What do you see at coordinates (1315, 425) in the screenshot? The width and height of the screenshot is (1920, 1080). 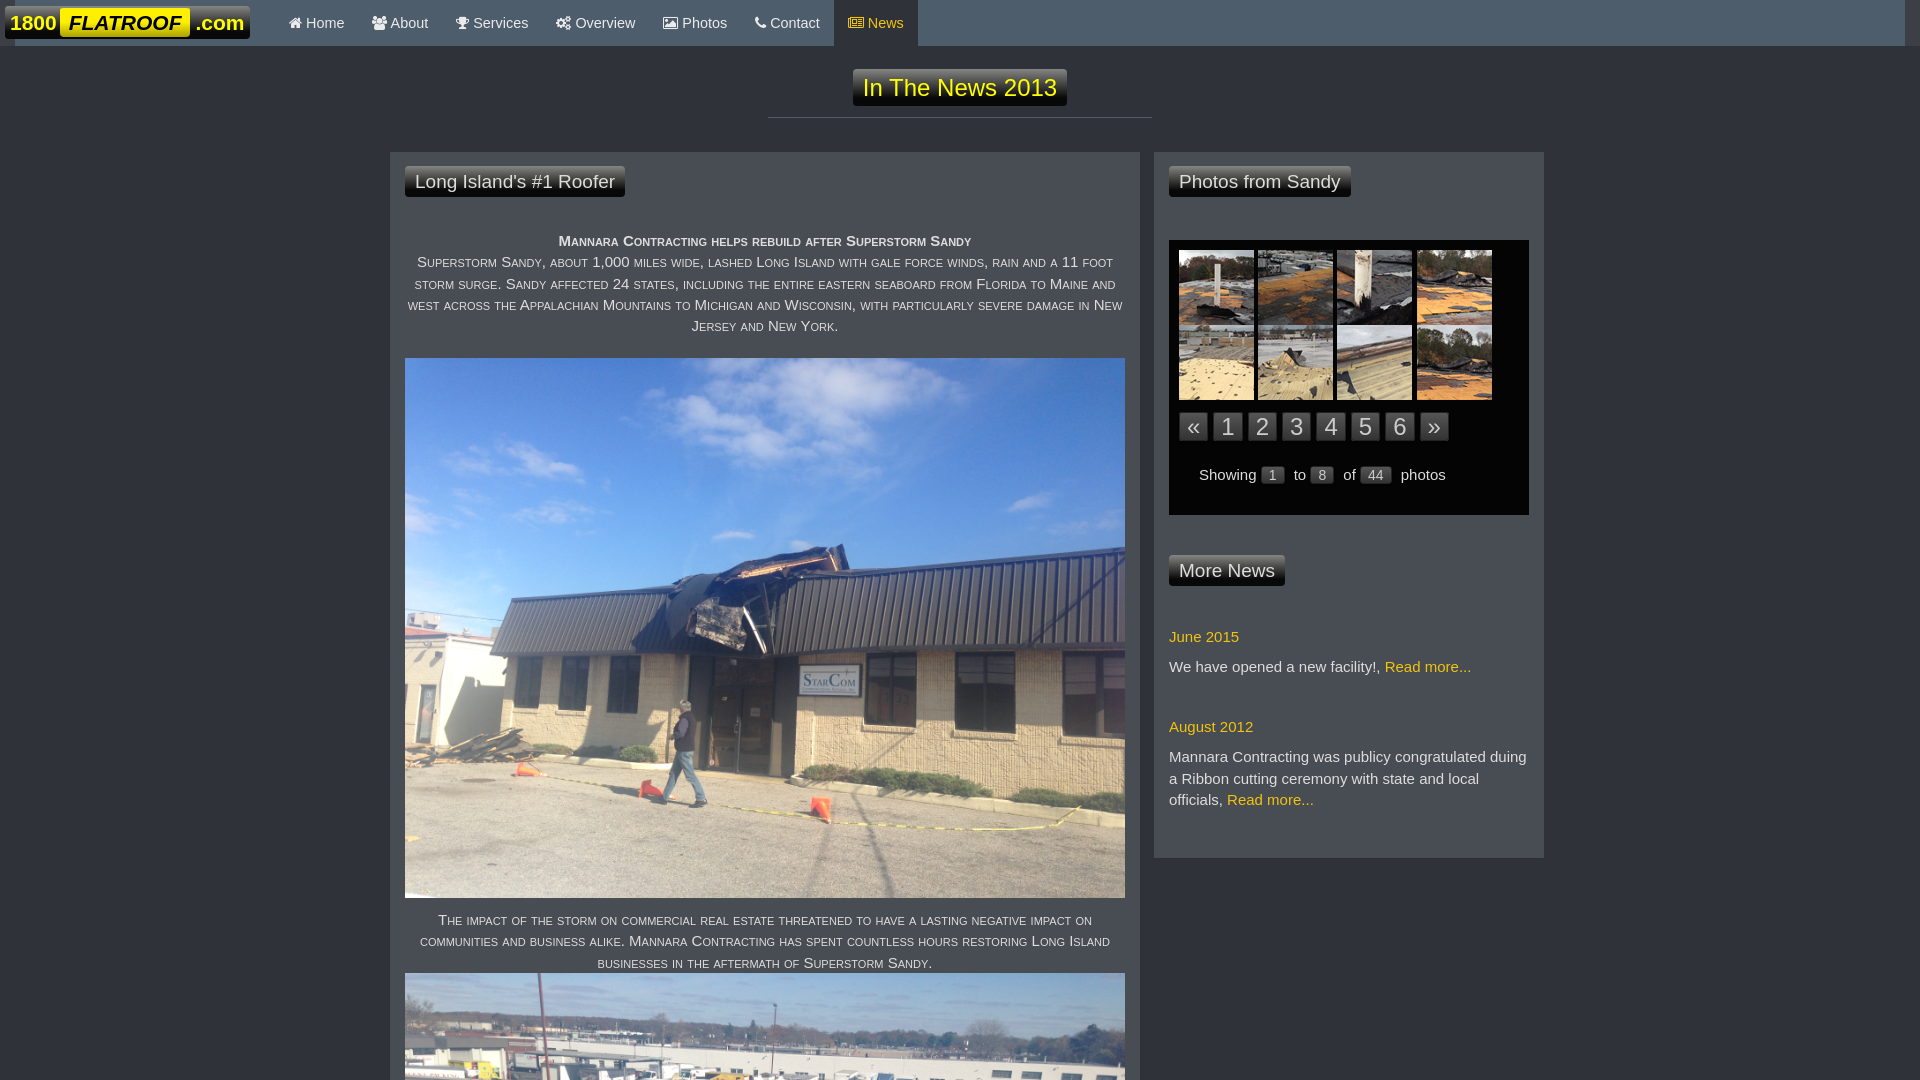 I see `'4'` at bounding box center [1315, 425].